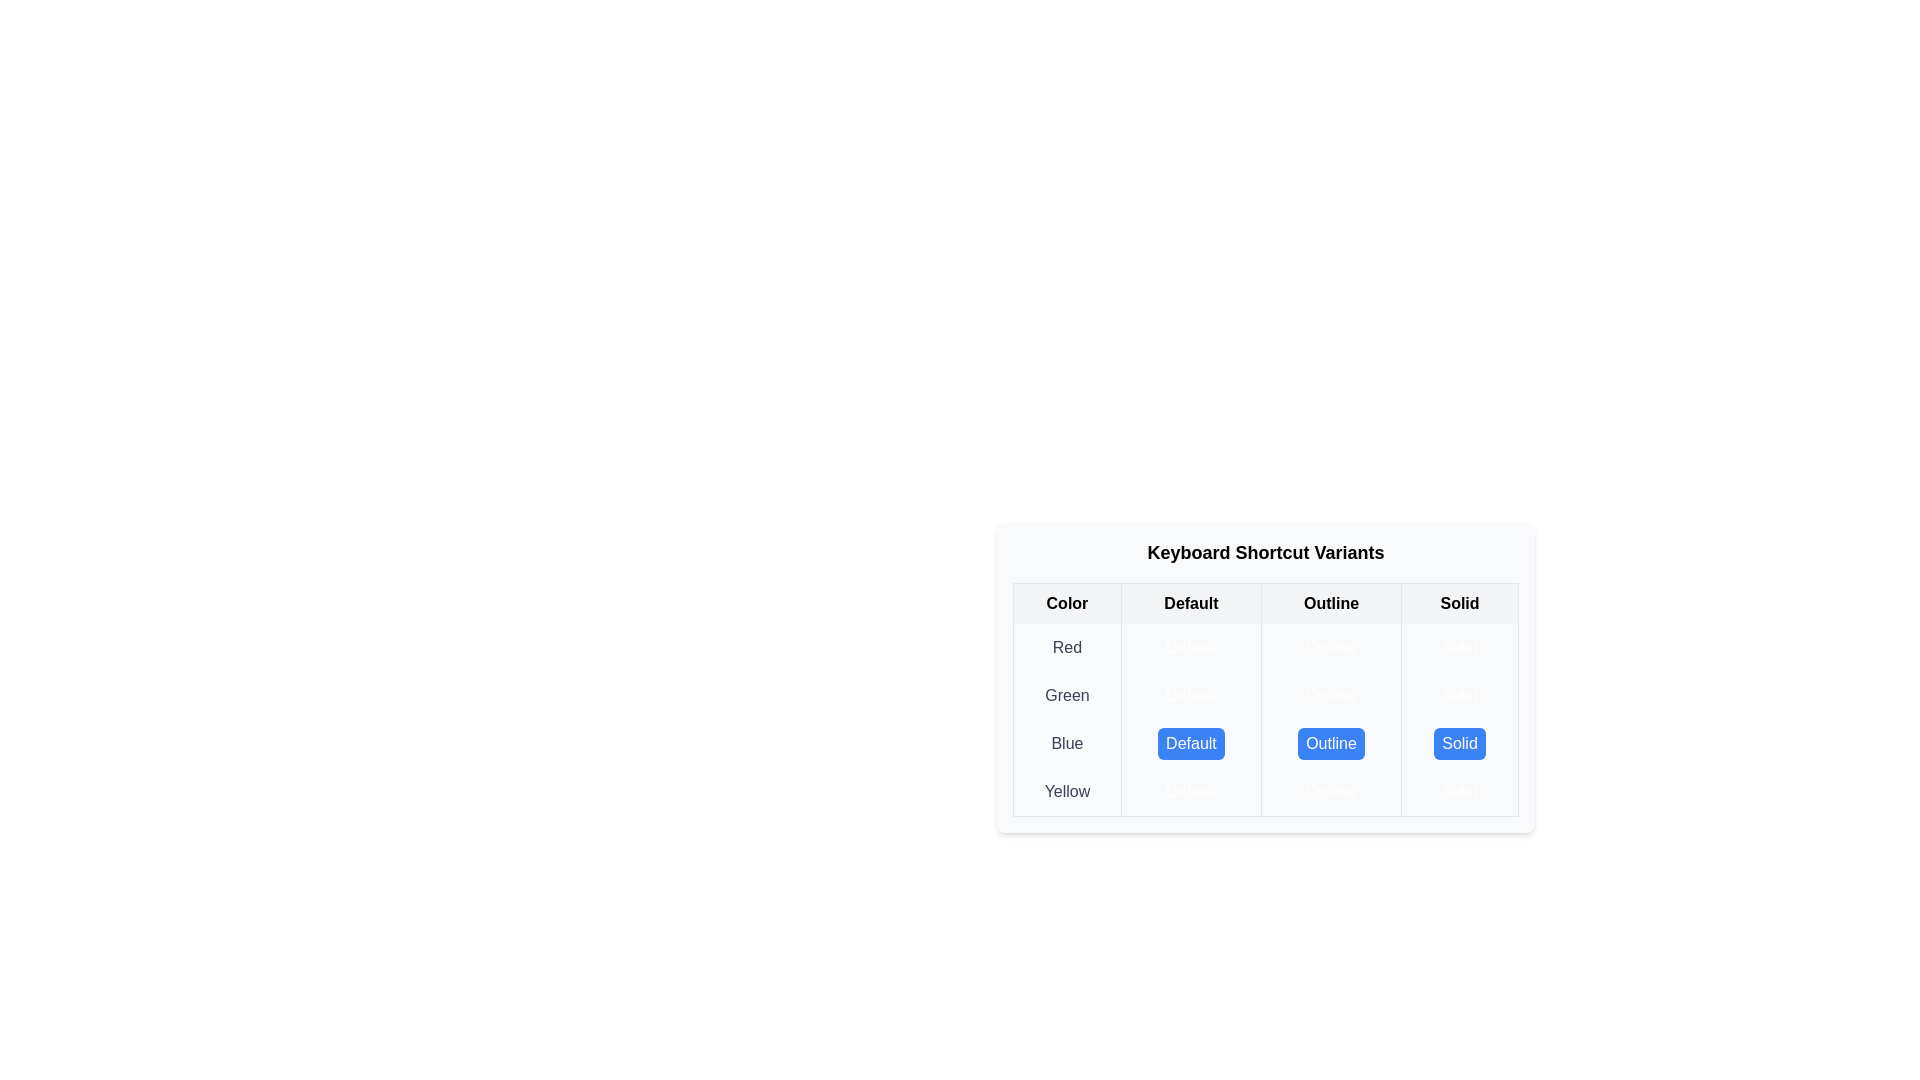 This screenshot has width=1920, height=1080. What do you see at coordinates (1190, 648) in the screenshot?
I see `text label located in the second column of the row corresponding to 'Red' within the table layout, which is under the 'Default' header` at bounding box center [1190, 648].